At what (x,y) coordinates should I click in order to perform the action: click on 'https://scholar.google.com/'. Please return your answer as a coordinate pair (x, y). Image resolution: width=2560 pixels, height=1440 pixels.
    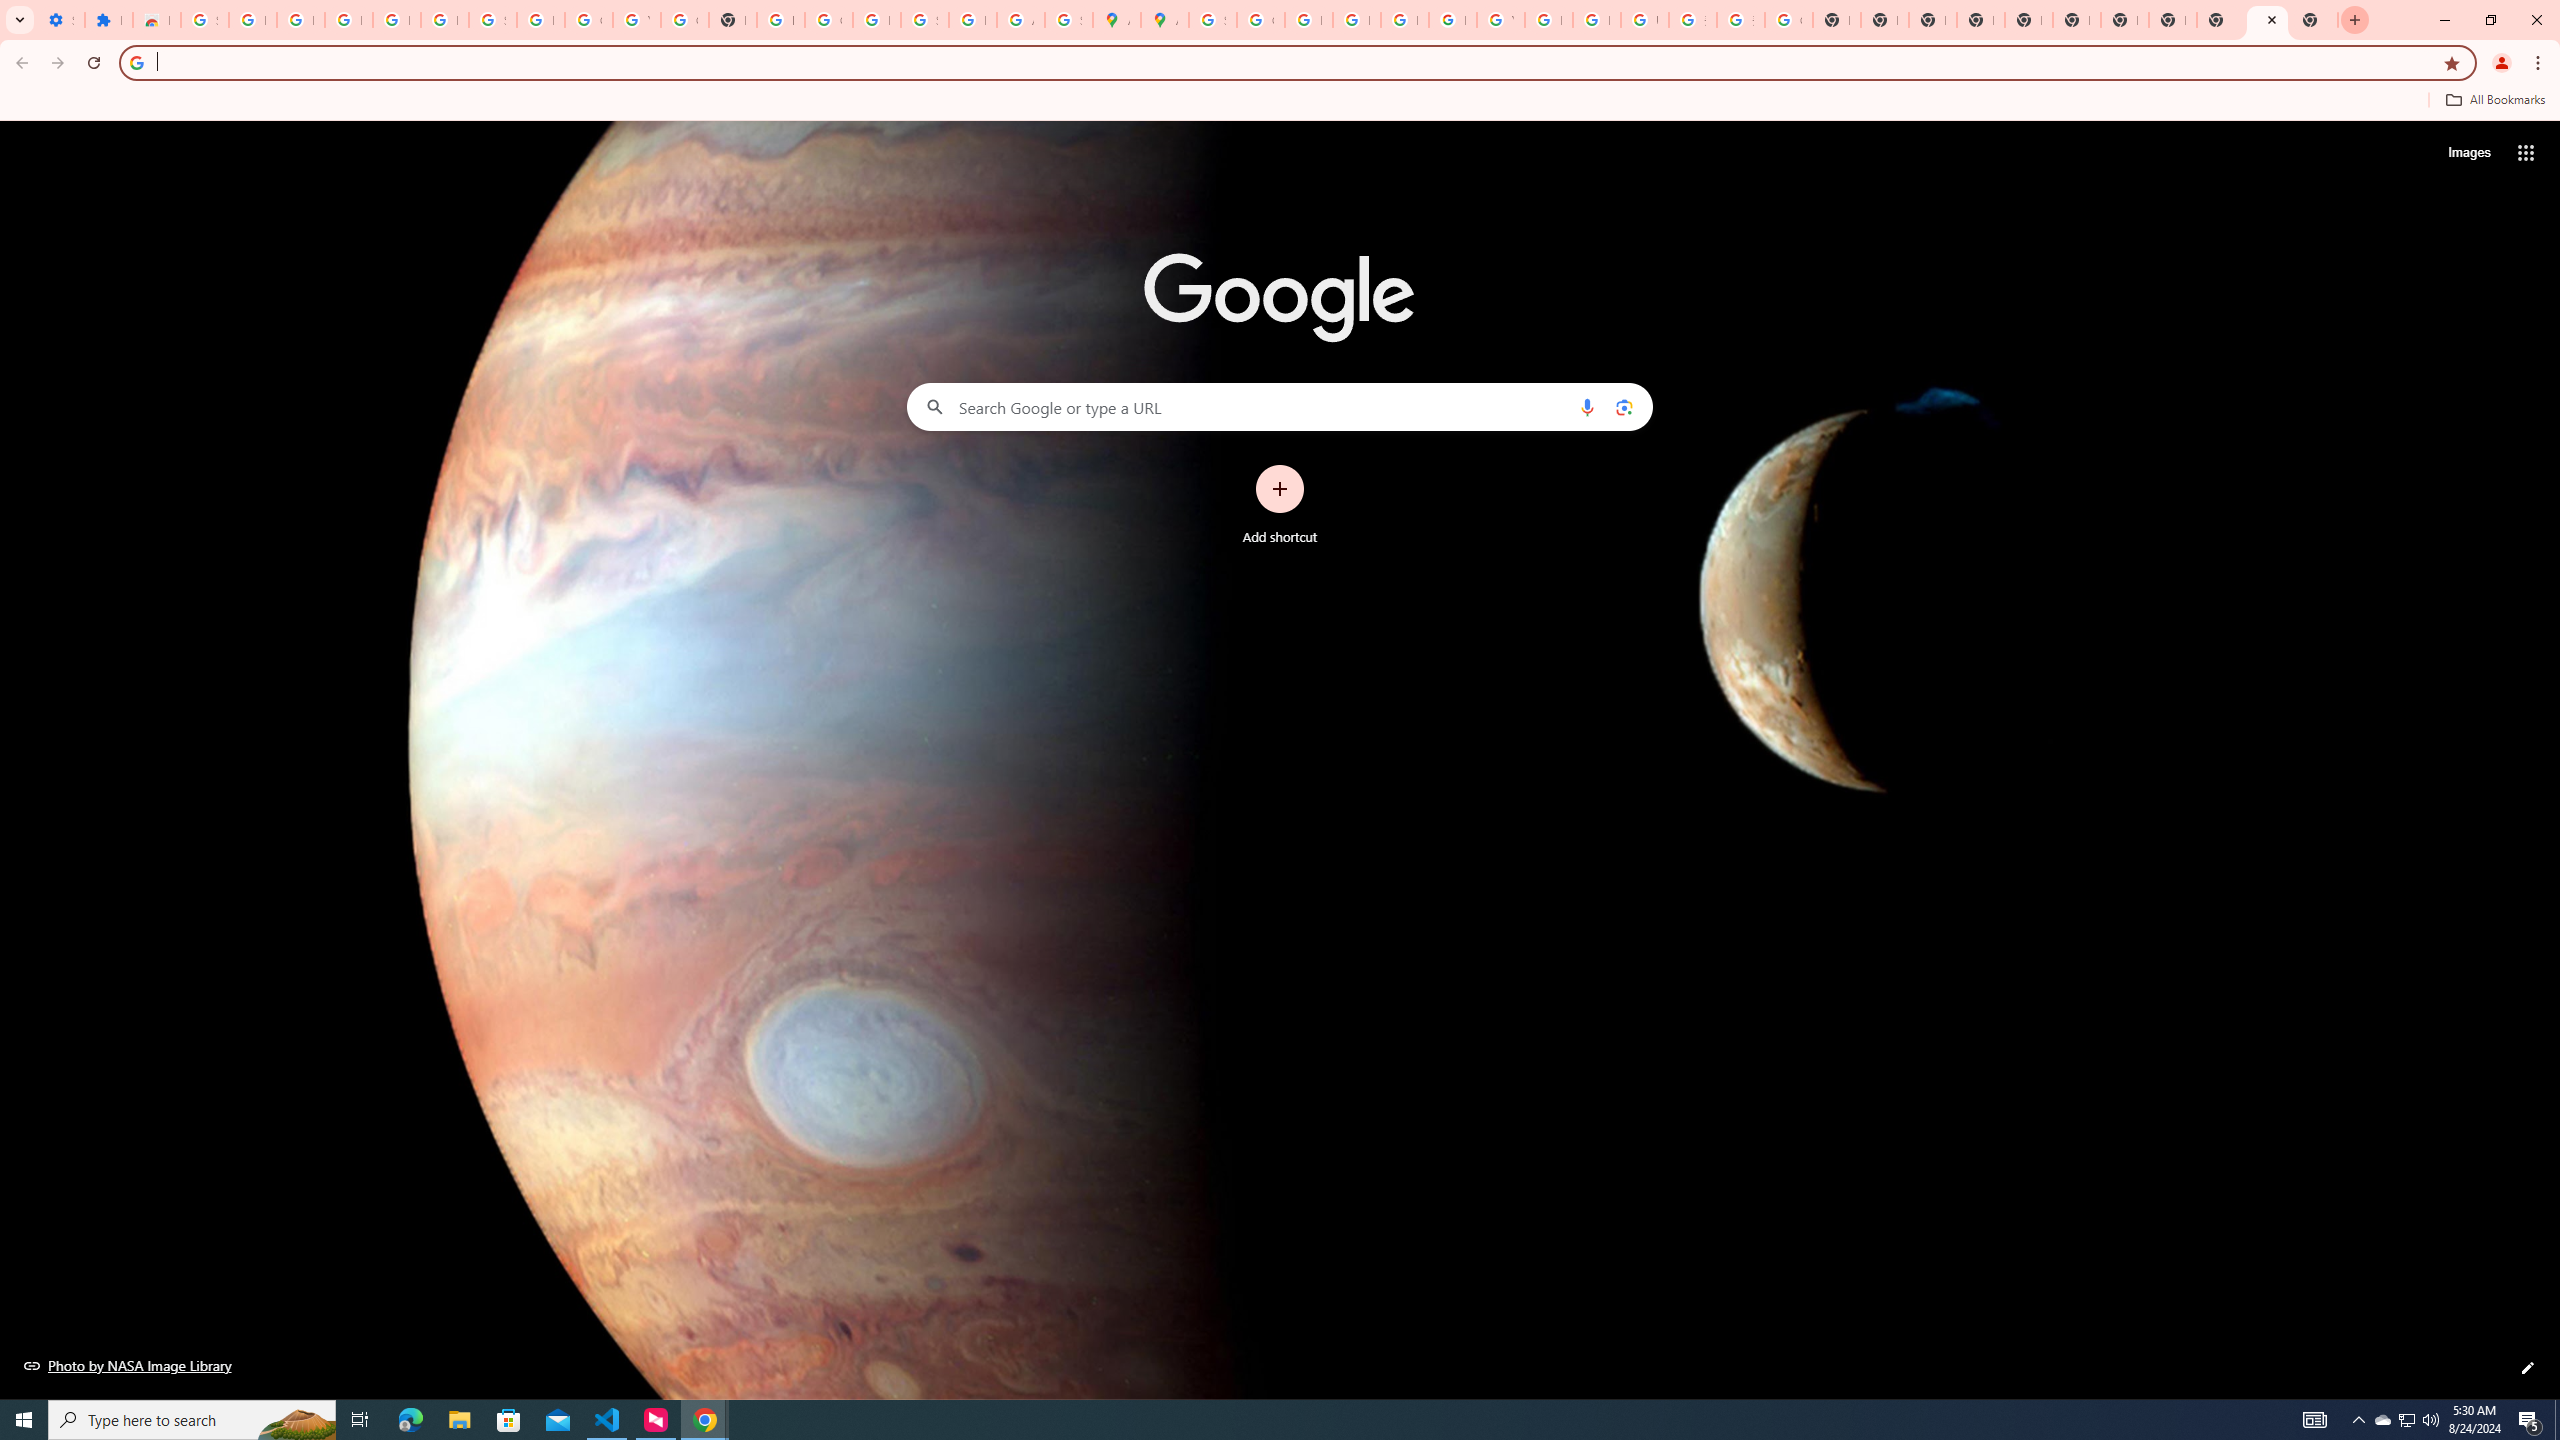
    Looking at the image, I should click on (779, 19).